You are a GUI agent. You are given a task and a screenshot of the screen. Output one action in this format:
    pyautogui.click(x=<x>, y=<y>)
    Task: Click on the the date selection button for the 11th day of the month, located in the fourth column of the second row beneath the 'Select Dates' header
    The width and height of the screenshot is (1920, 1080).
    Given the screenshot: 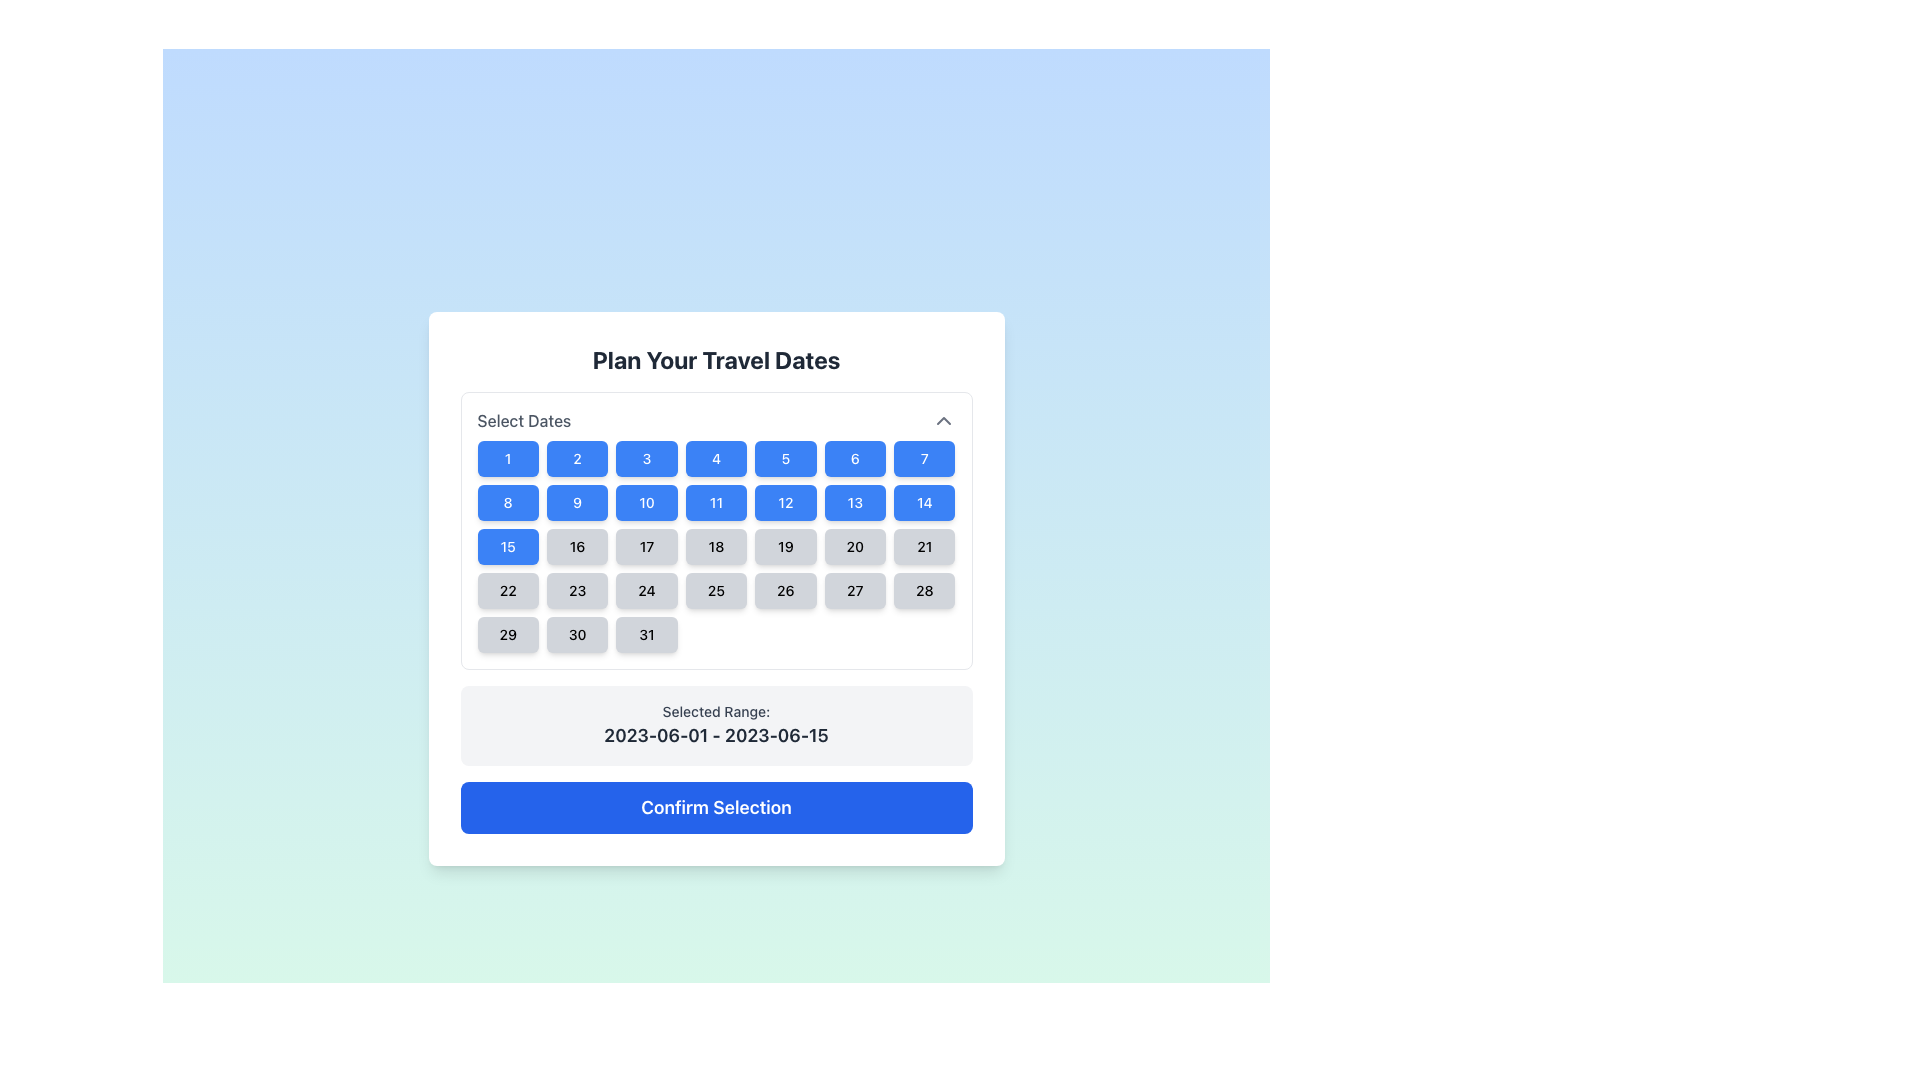 What is the action you would take?
    pyautogui.click(x=716, y=501)
    